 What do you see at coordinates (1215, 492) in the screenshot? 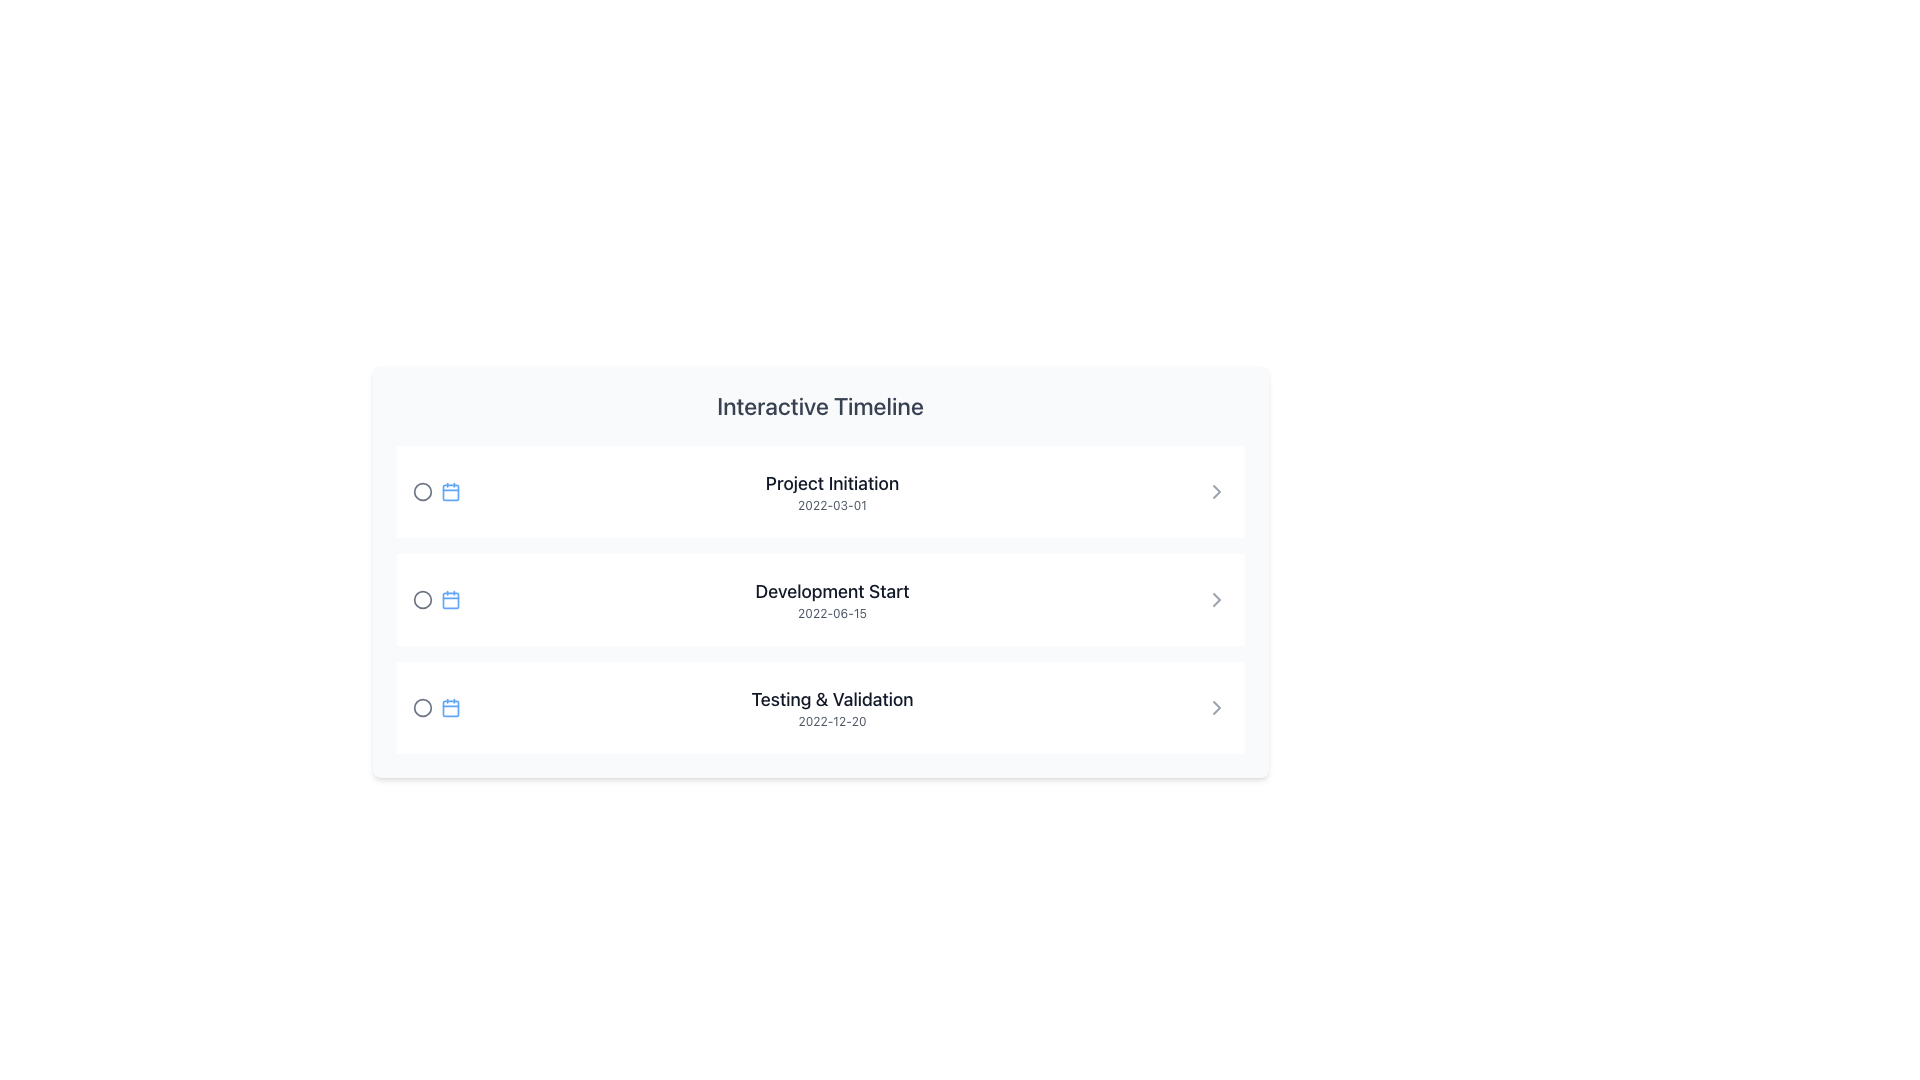
I see `the navigation icon located in the right section of the 'Project Initiation' entry in the interactive timeline` at bounding box center [1215, 492].